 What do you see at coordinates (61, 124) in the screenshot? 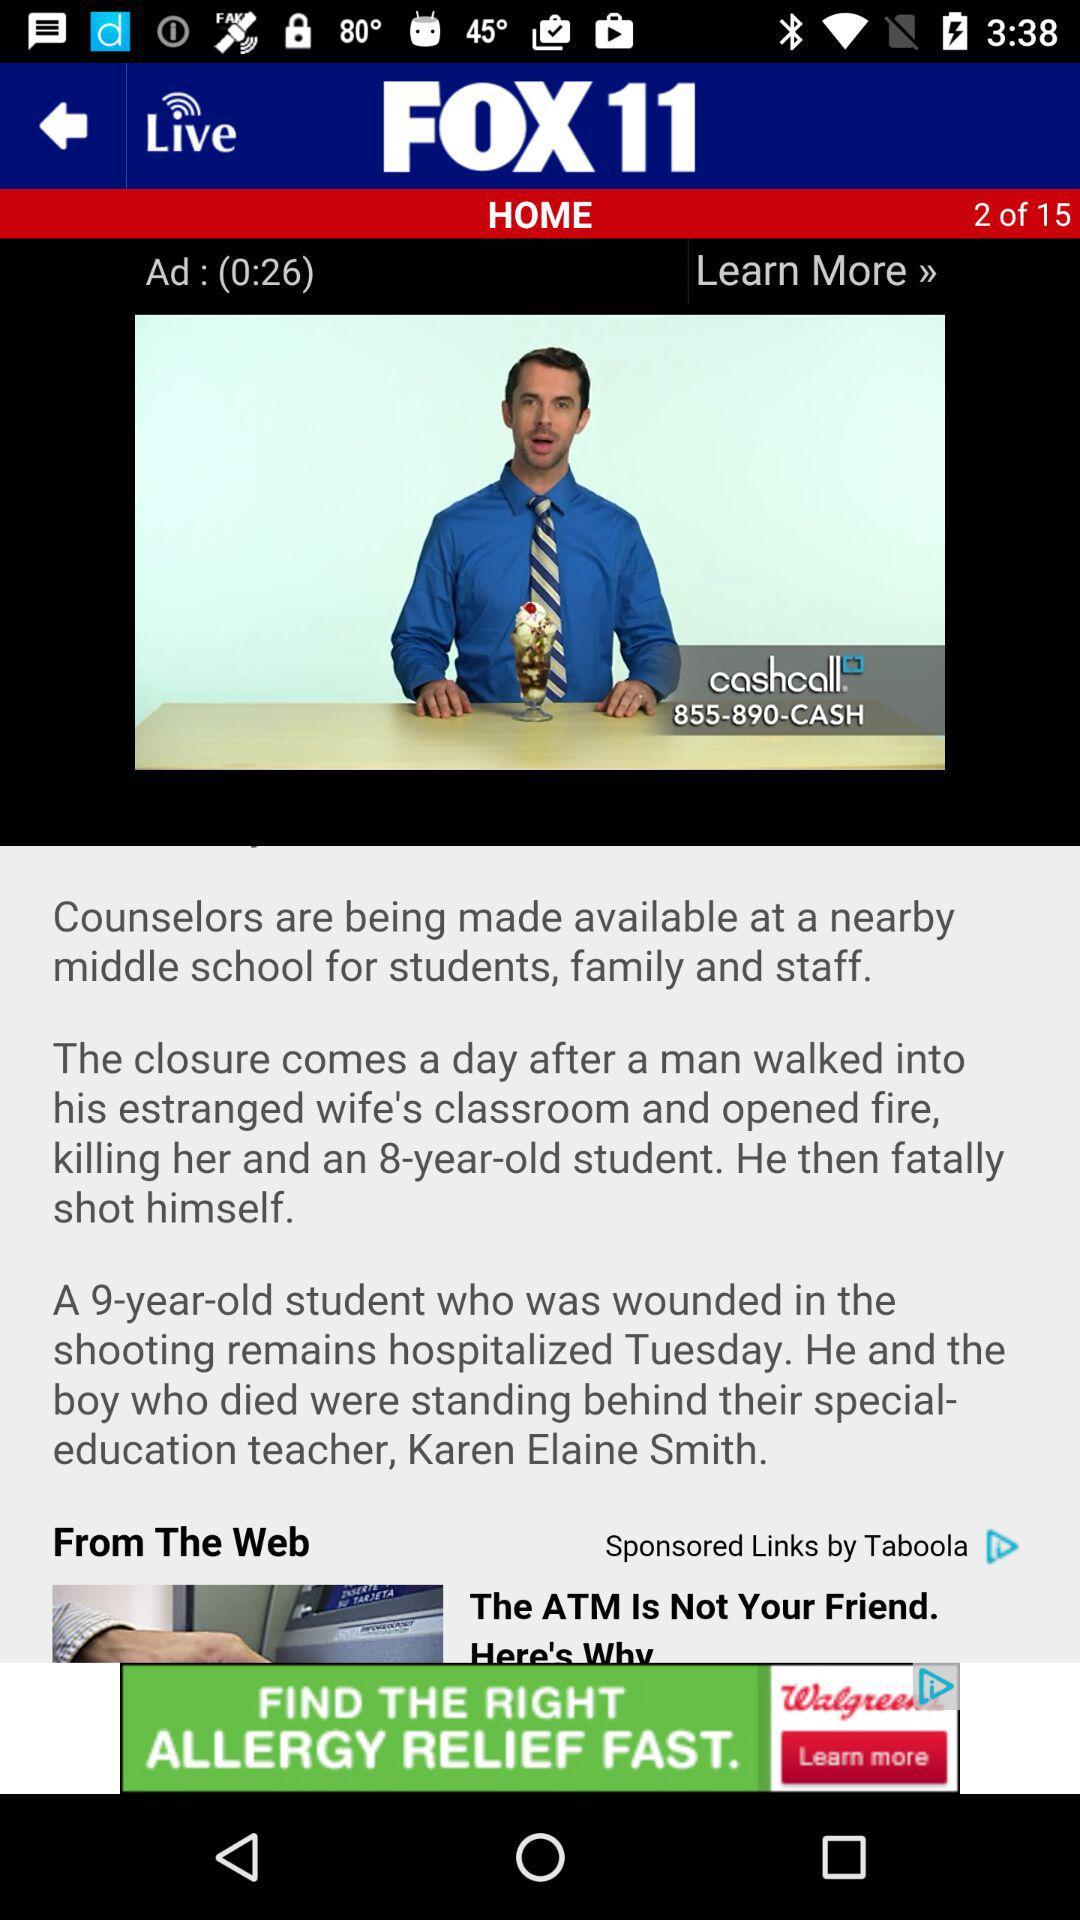
I see `go back` at bounding box center [61, 124].